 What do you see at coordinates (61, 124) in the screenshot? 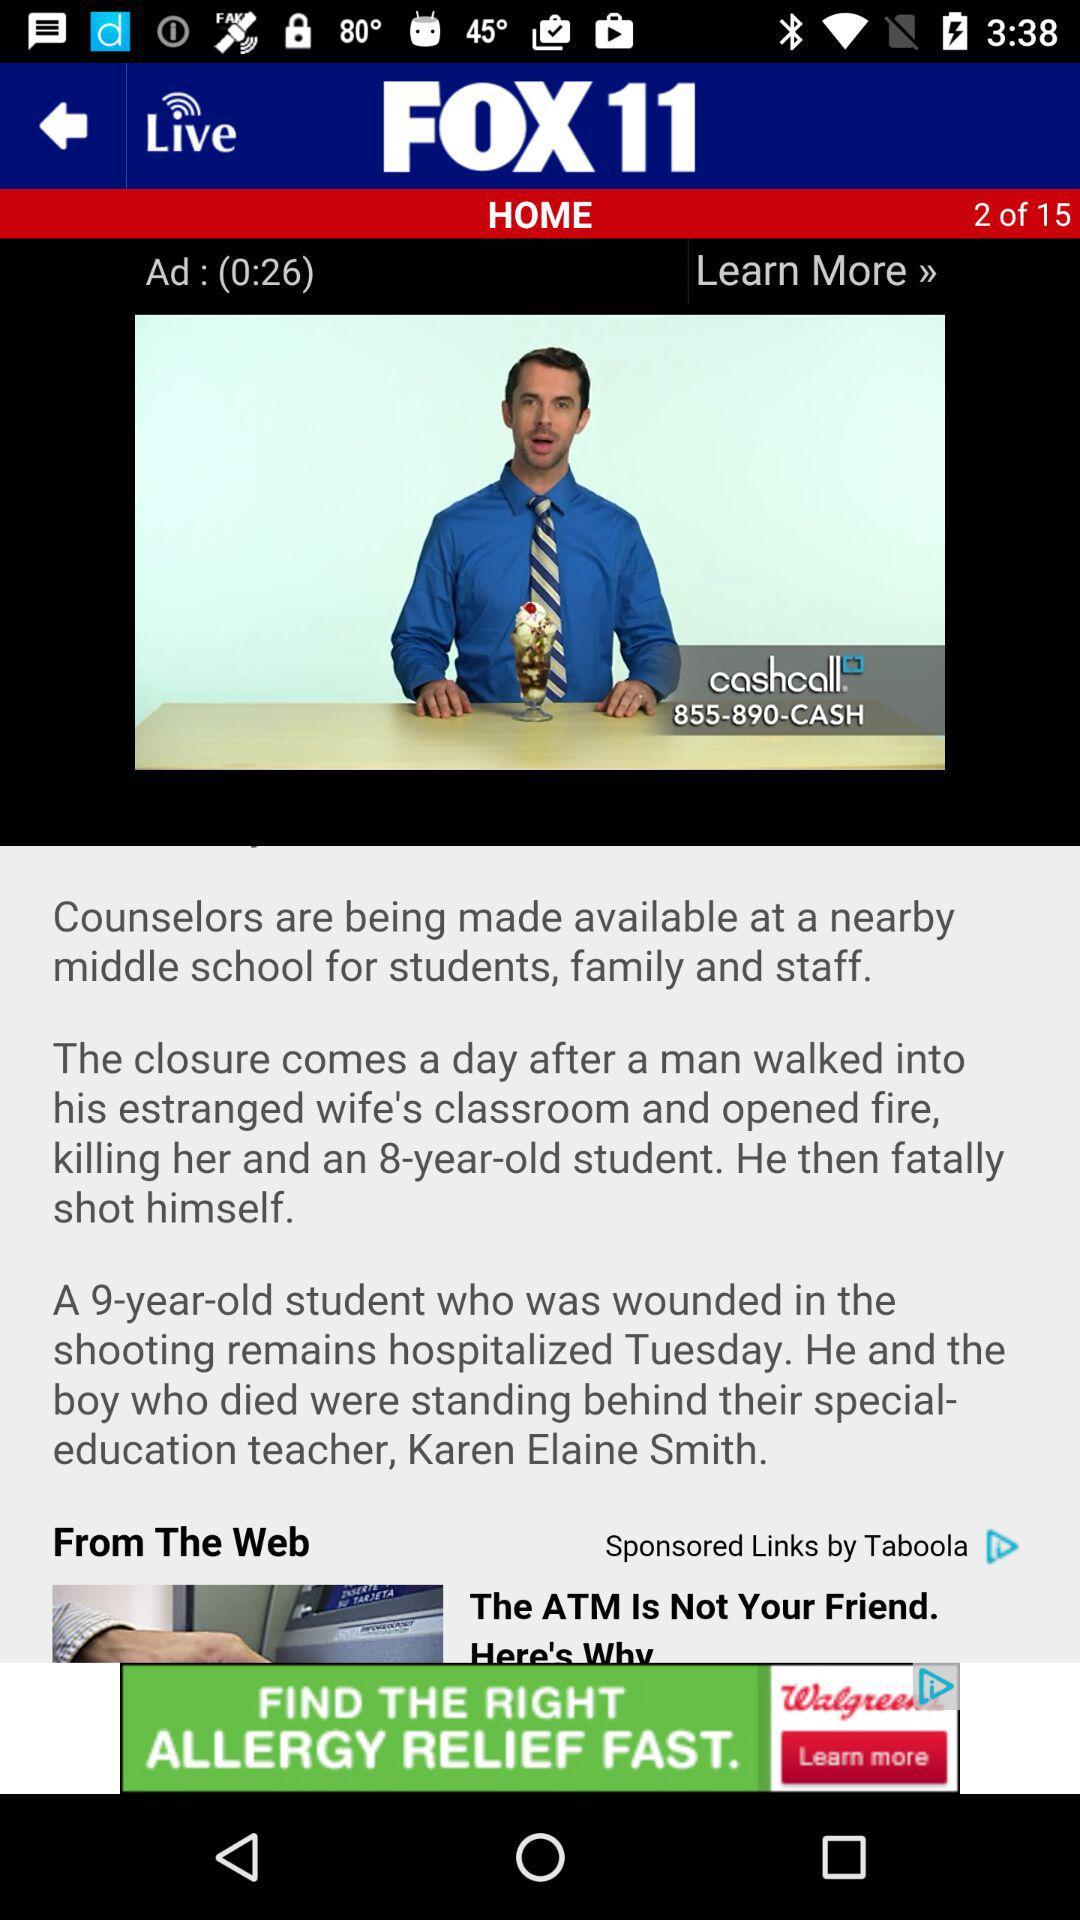
I see `go back` at bounding box center [61, 124].